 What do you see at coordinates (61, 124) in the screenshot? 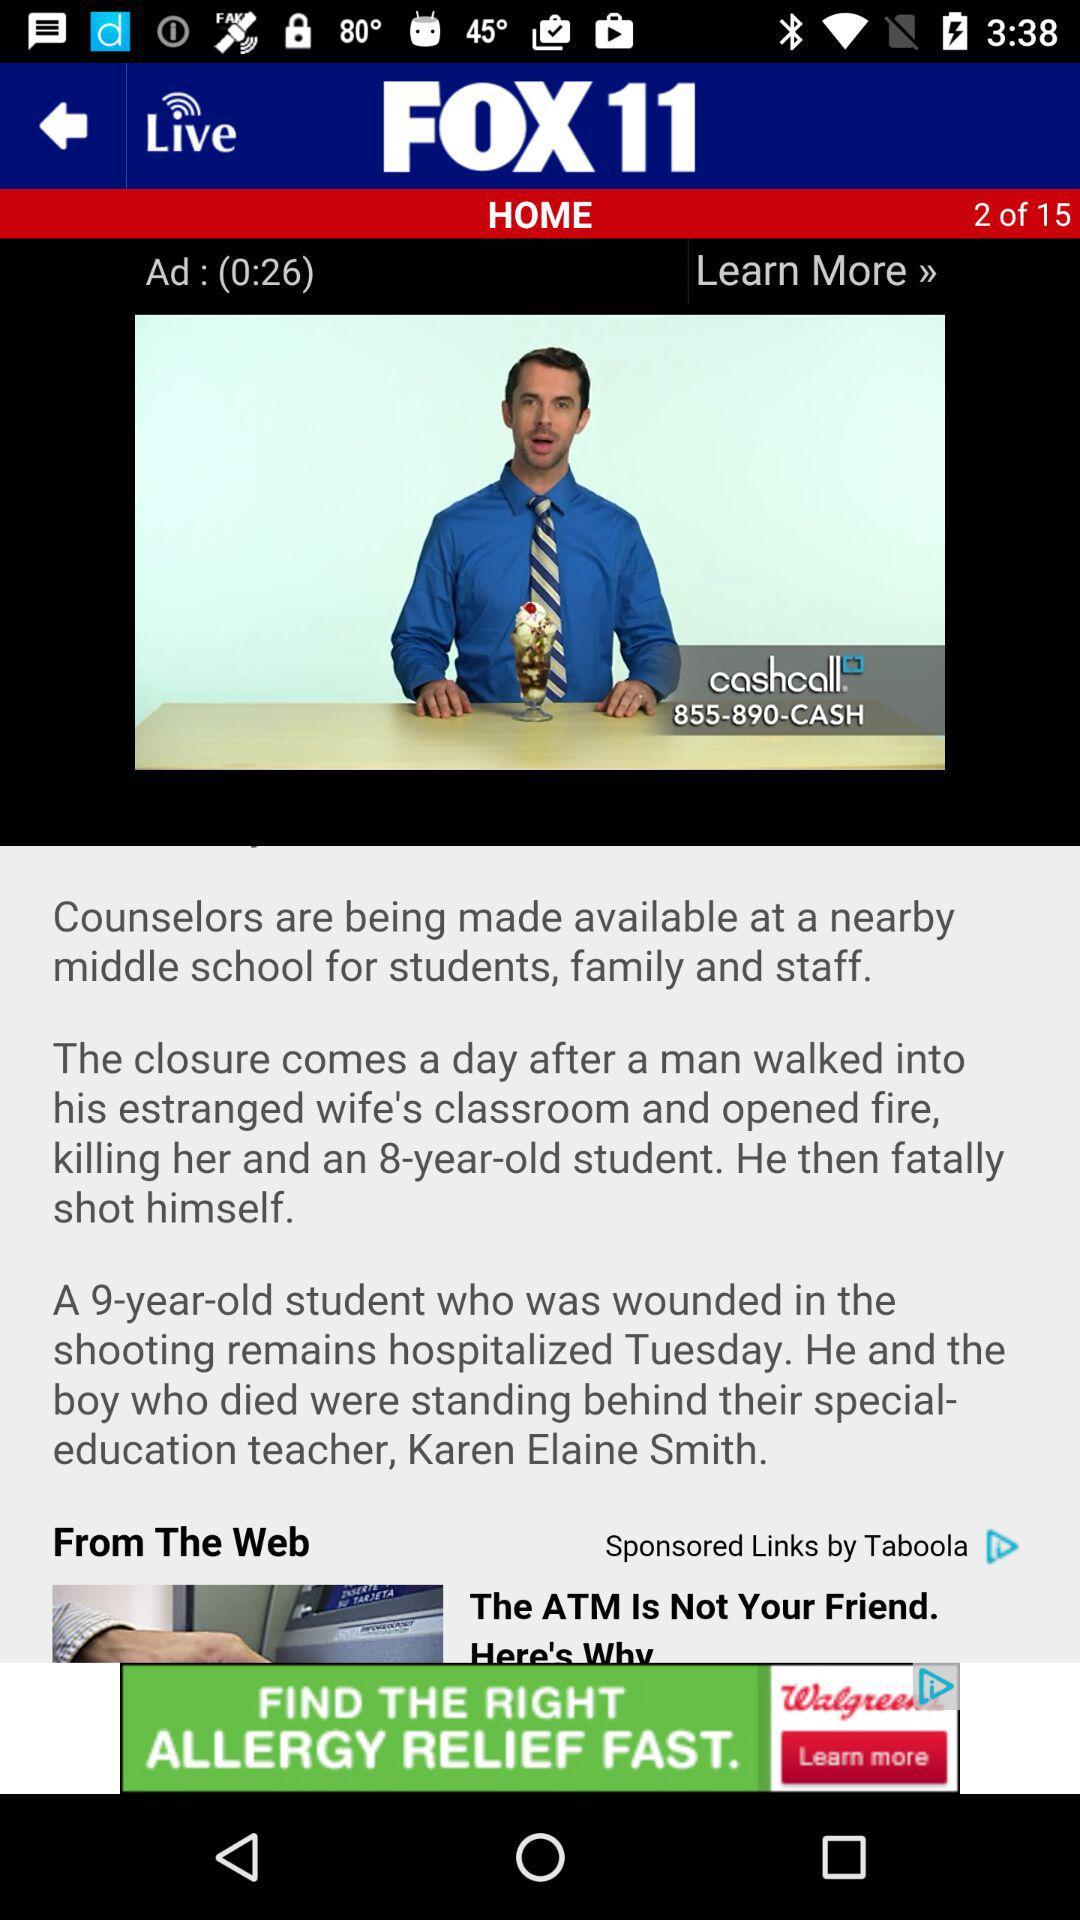
I see `go back` at bounding box center [61, 124].